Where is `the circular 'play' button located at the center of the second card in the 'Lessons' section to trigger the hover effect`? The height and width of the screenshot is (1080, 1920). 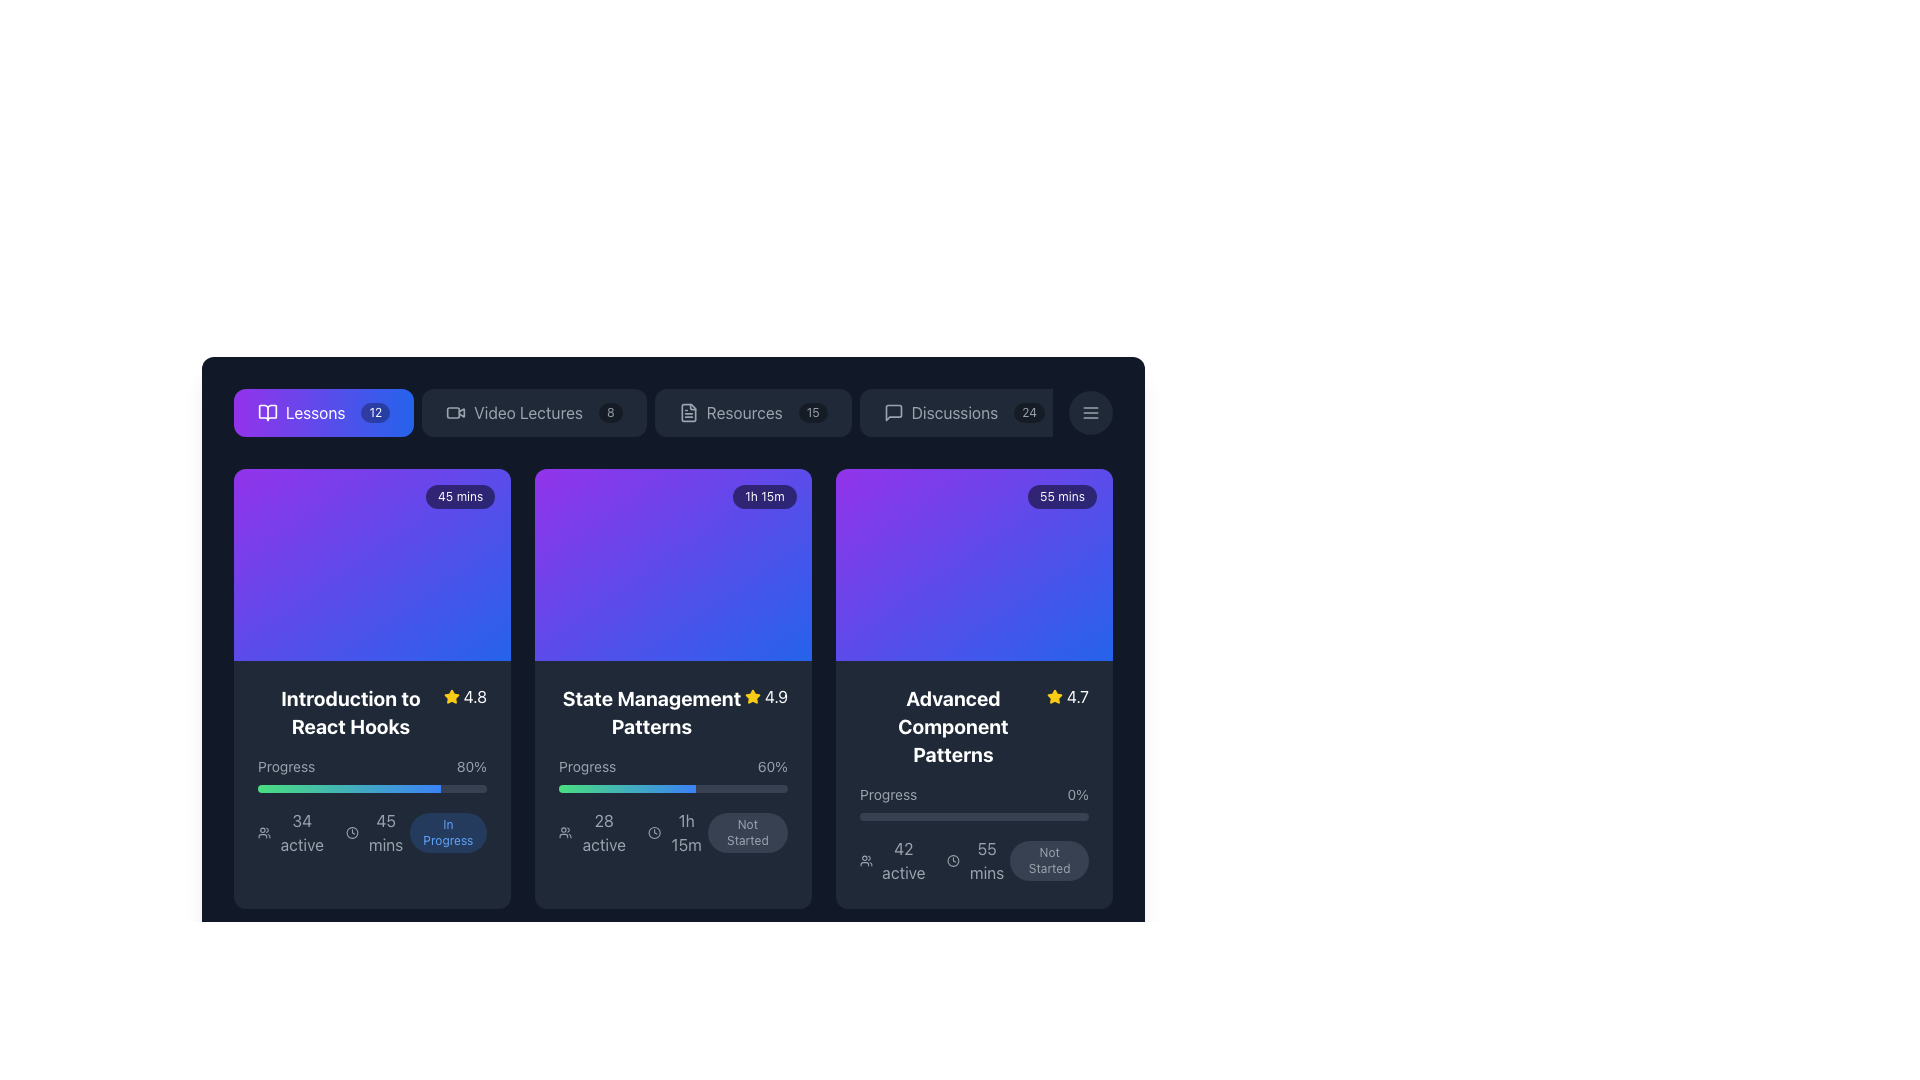 the circular 'play' button located at the center of the second card in the 'Lessons' section to trigger the hover effect is located at coordinates (673, 564).